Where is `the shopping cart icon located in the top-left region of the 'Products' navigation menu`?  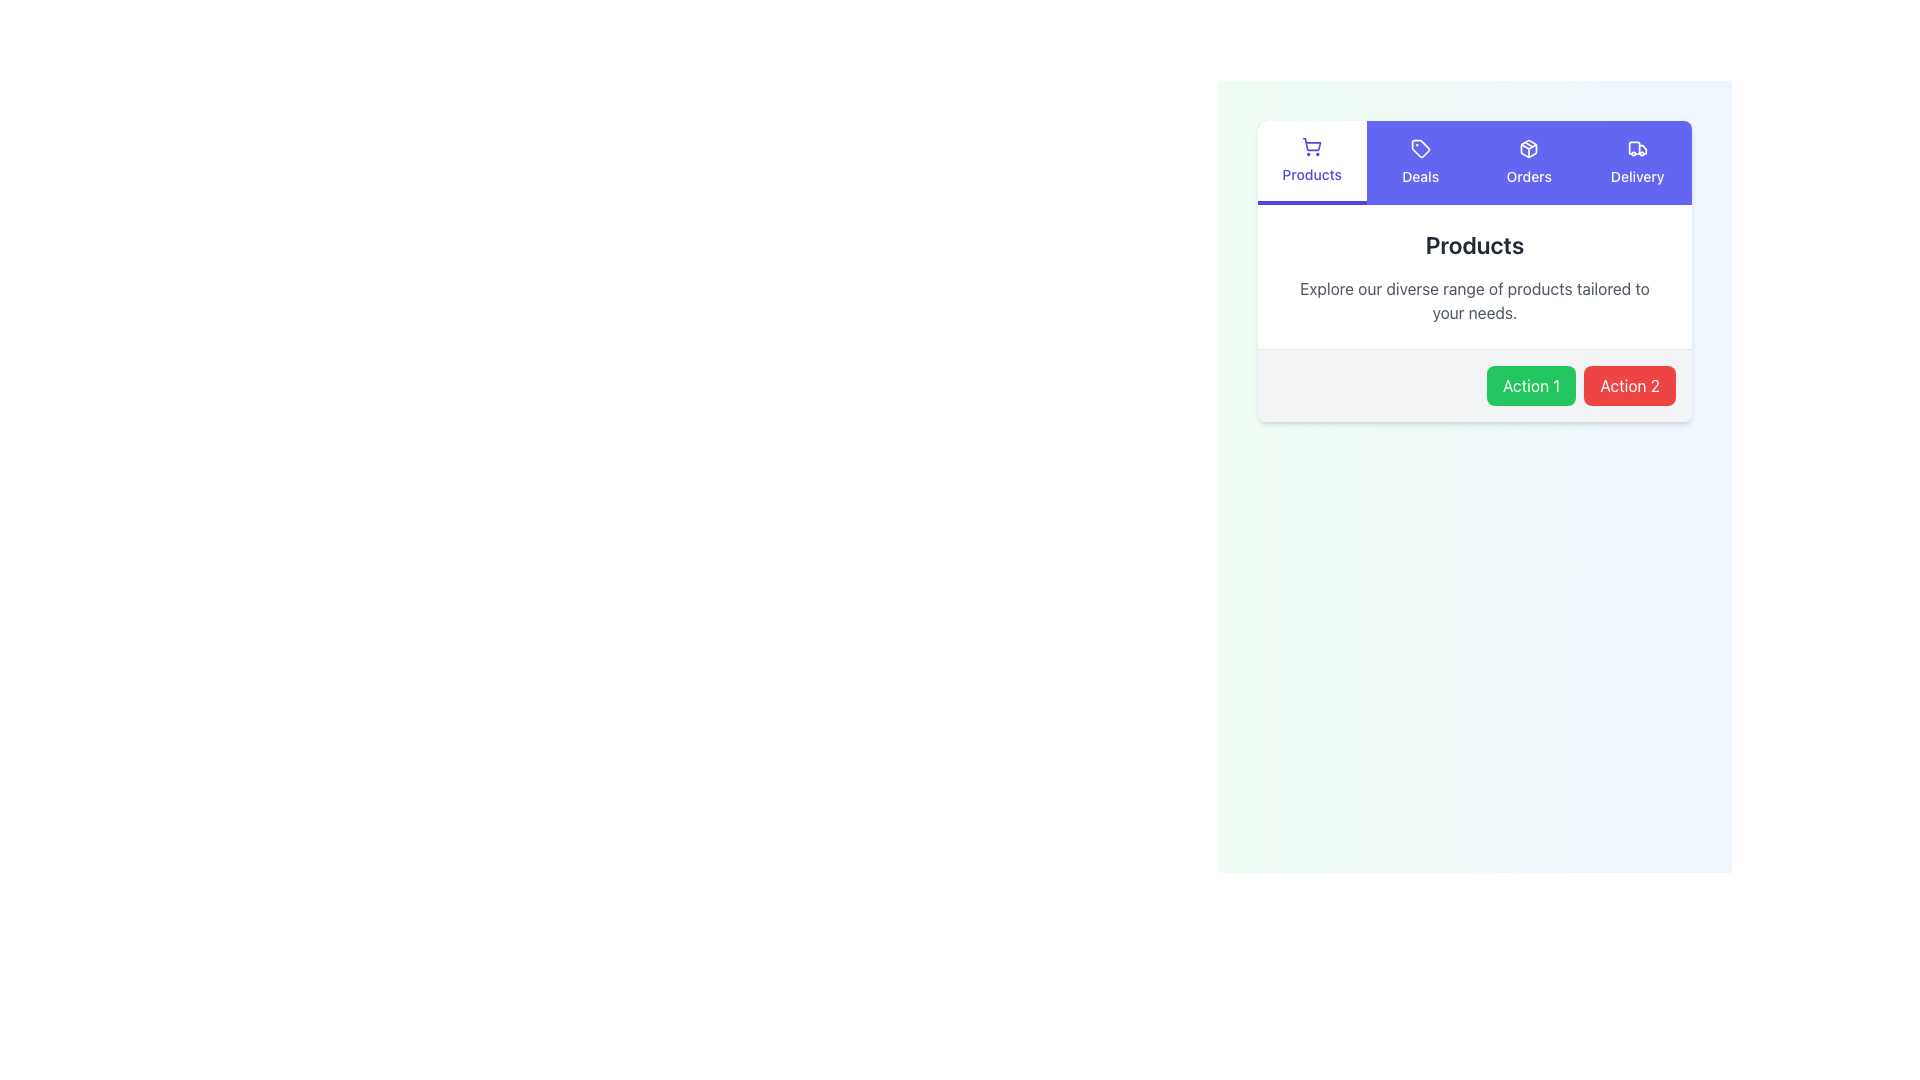 the shopping cart icon located in the top-left region of the 'Products' navigation menu is located at coordinates (1312, 145).